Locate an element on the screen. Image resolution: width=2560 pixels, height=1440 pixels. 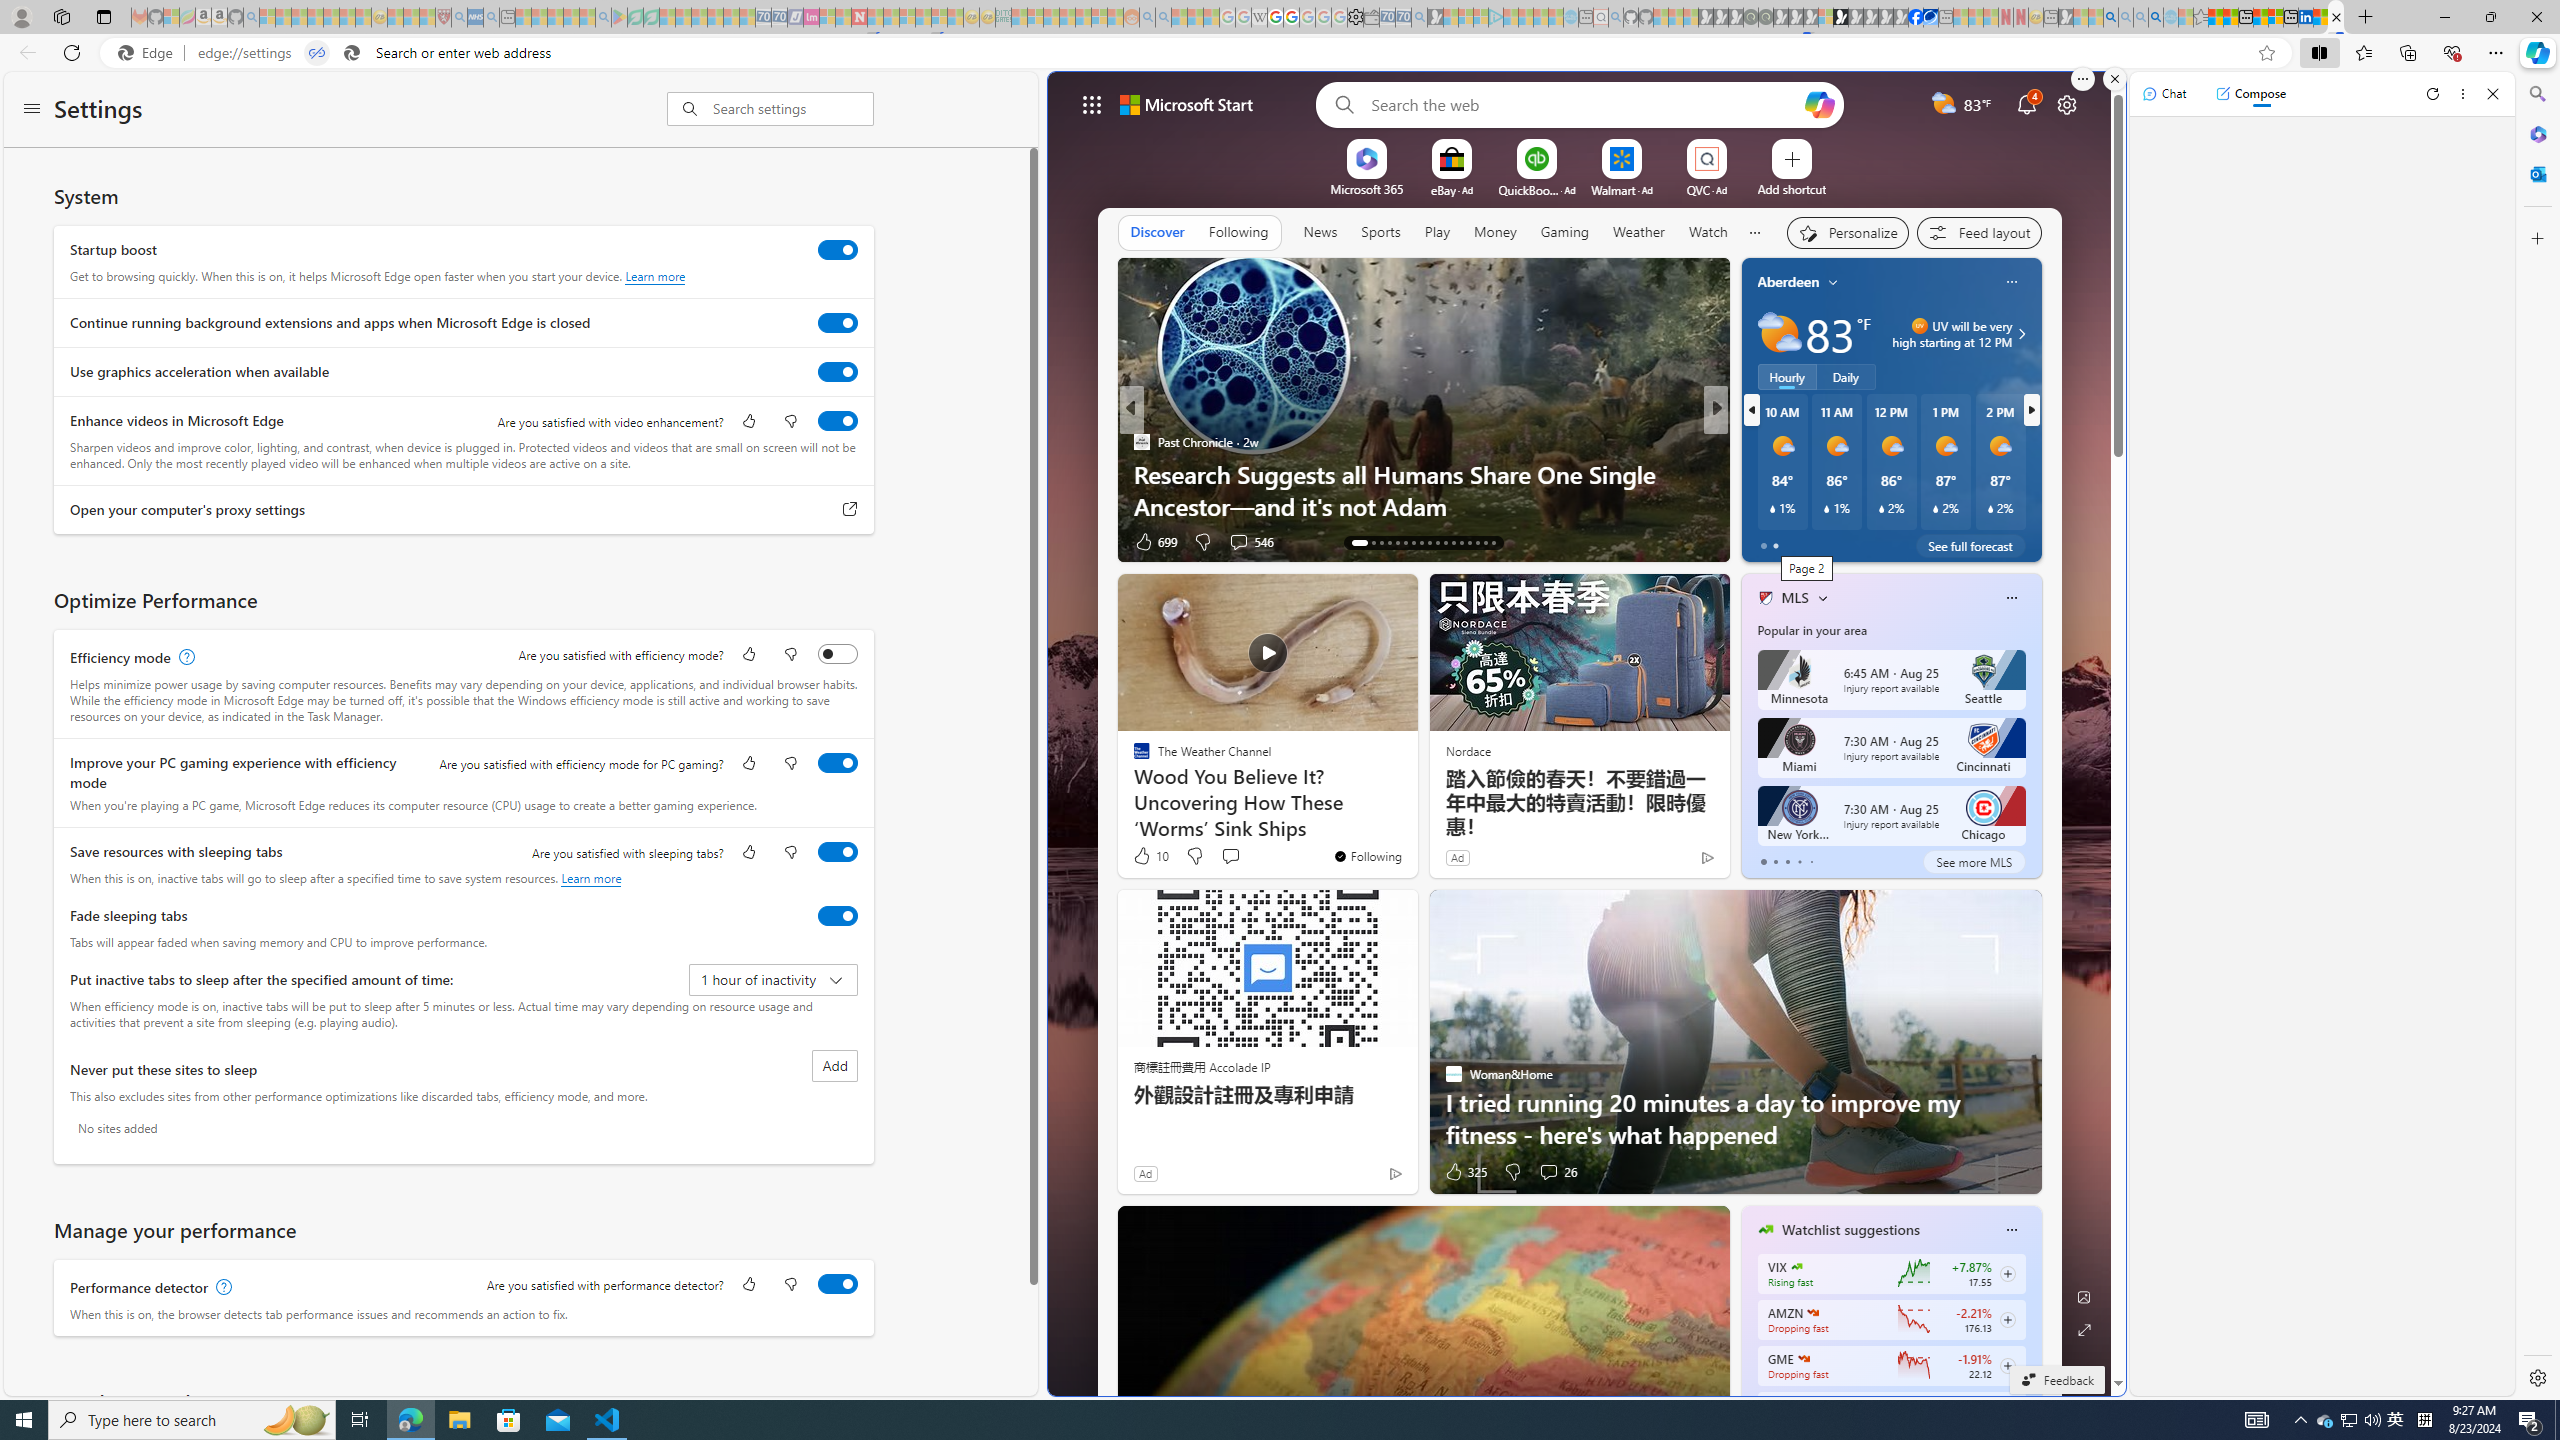
'tab-1' is located at coordinates (1774, 861).